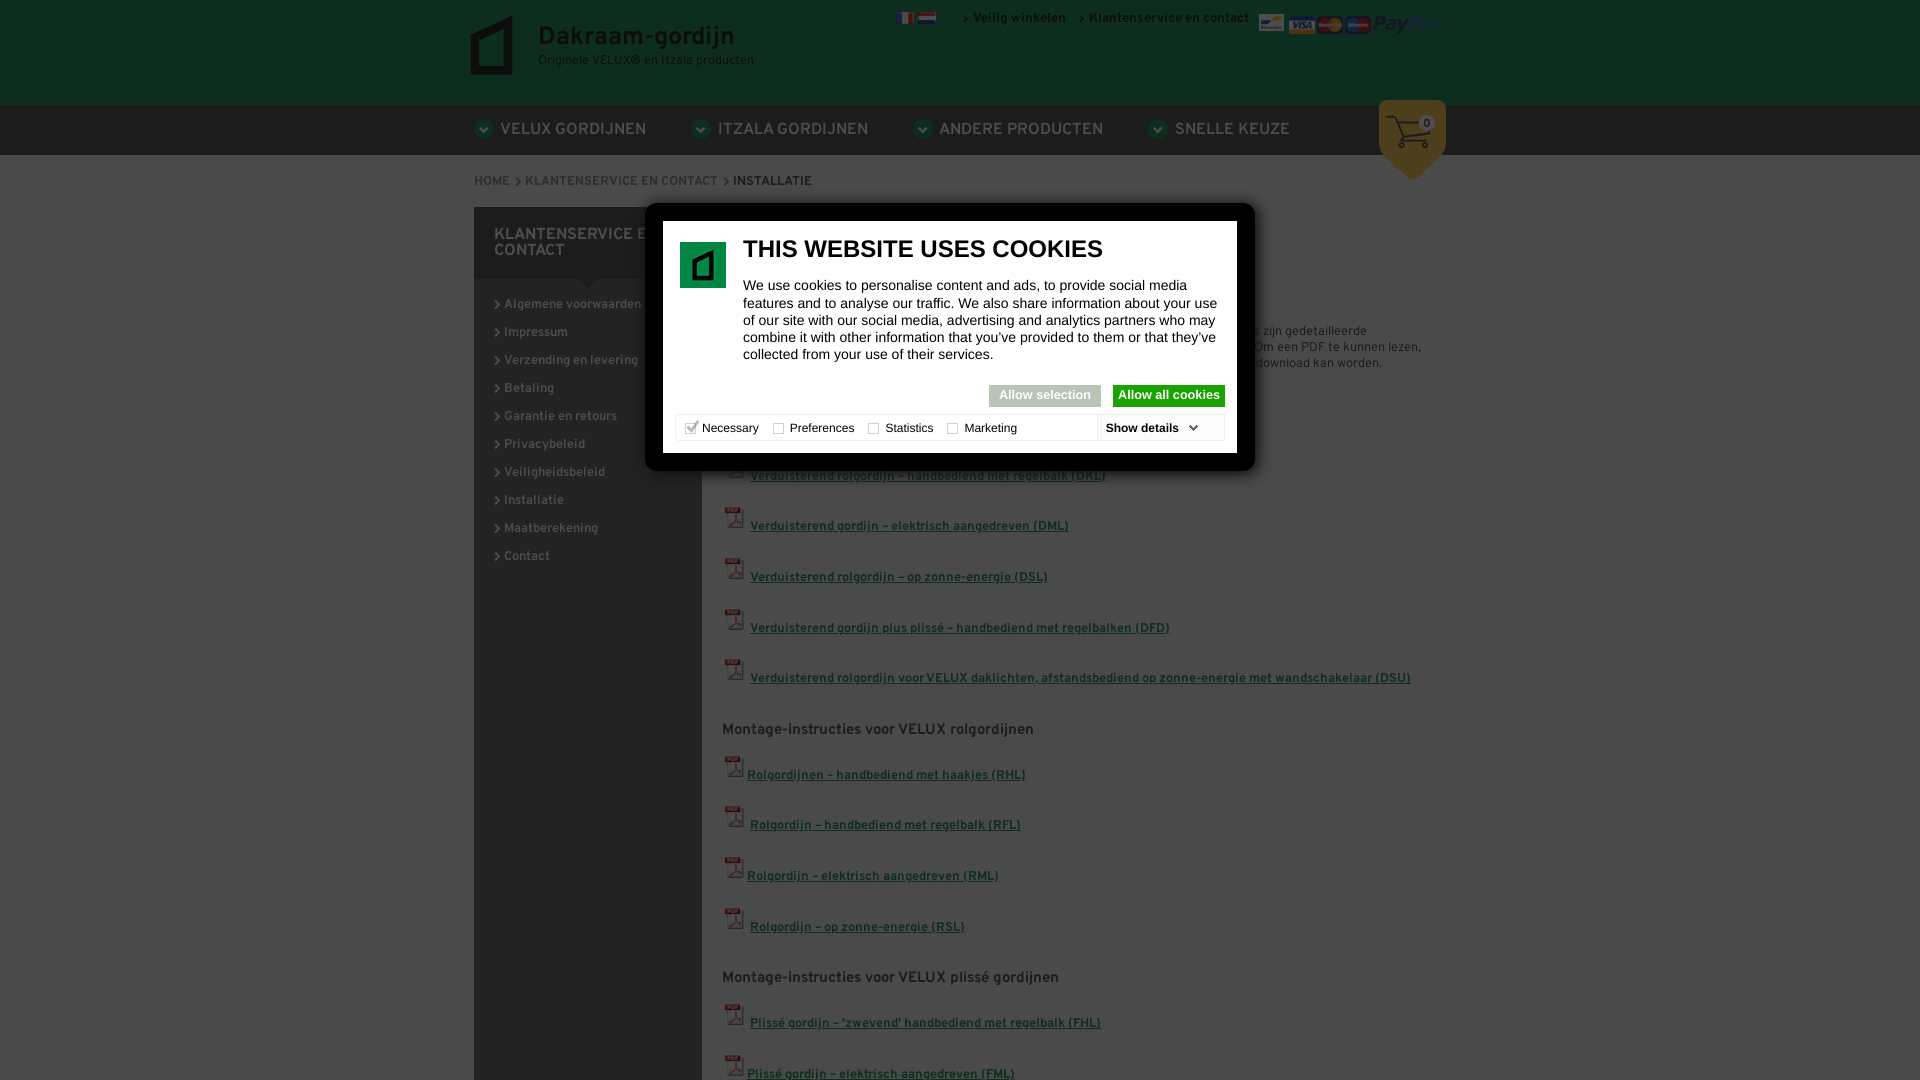 This screenshot has width=1920, height=1080. I want to click on 'Verzending en levering', so click(504, 361).